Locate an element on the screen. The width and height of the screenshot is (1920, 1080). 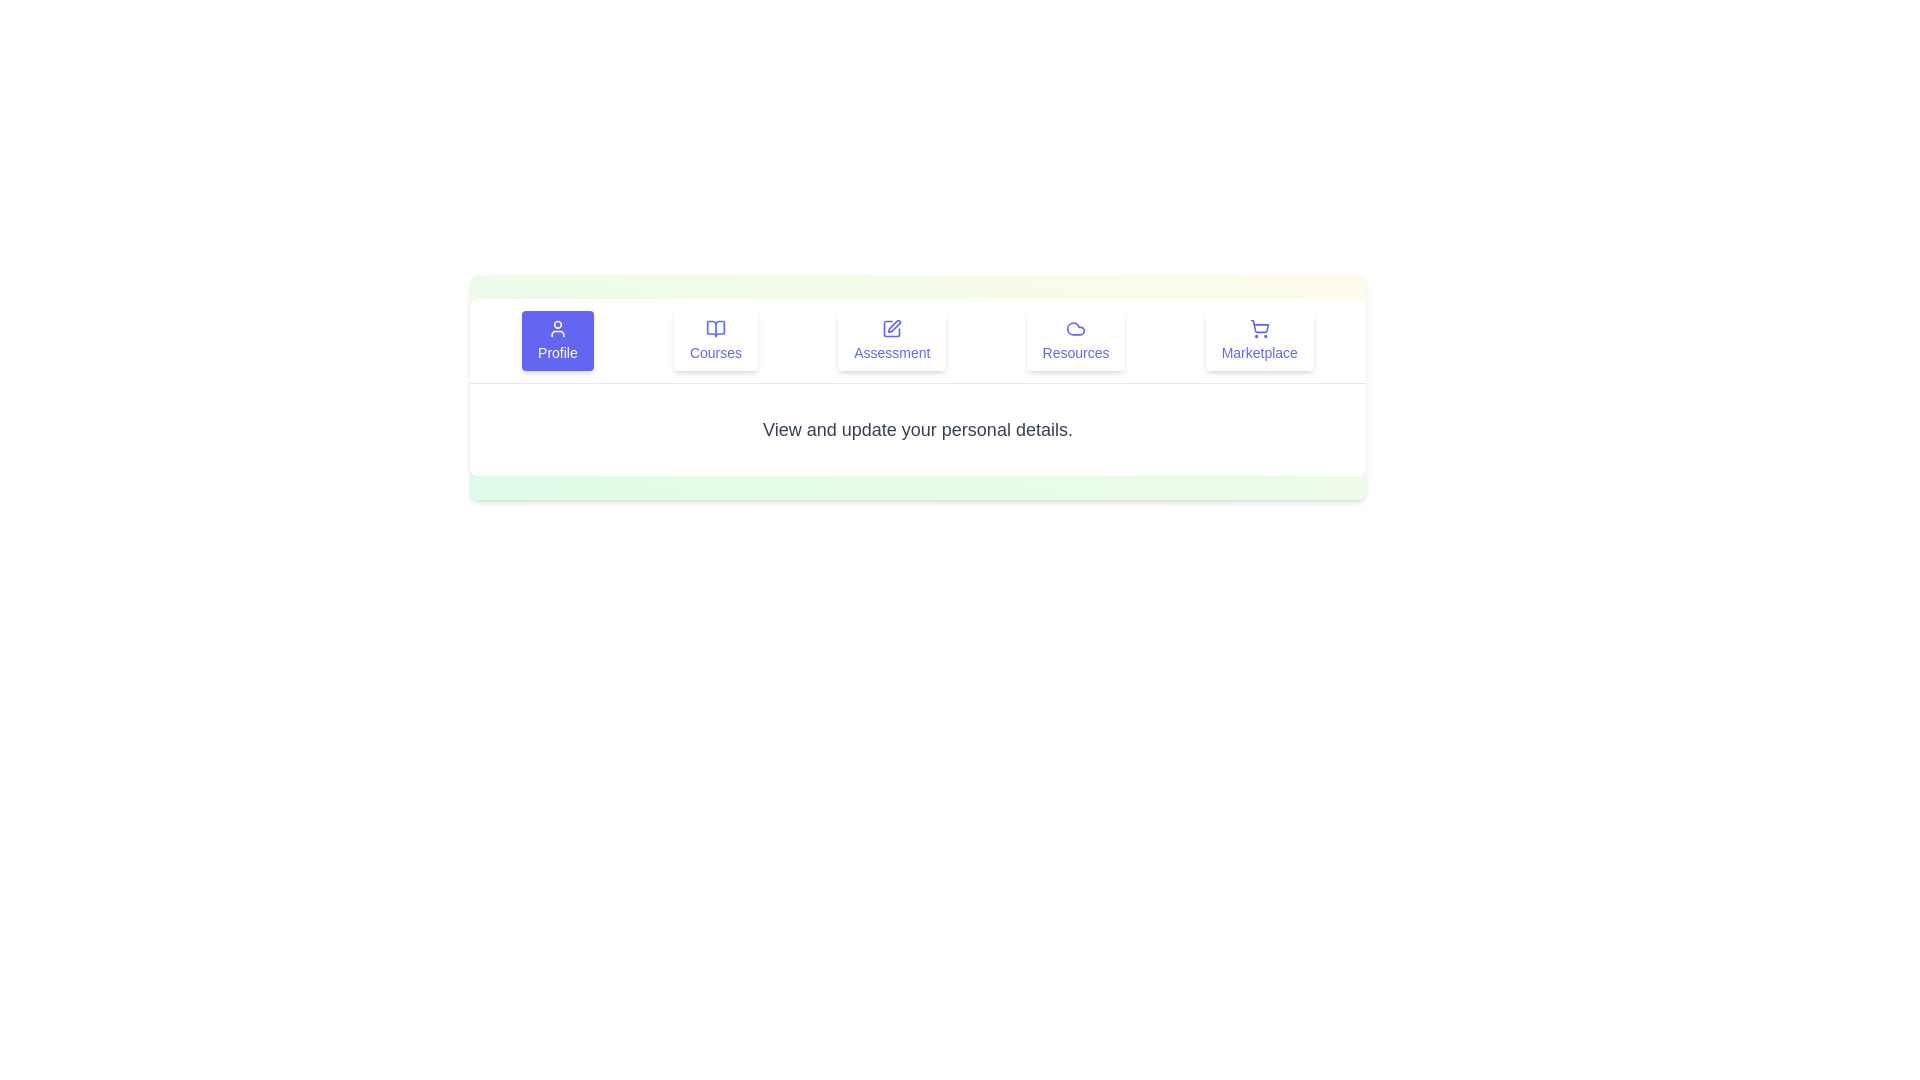
the 'Courses' icon located above the text 'Courses' is located at coordinates (715, 327).